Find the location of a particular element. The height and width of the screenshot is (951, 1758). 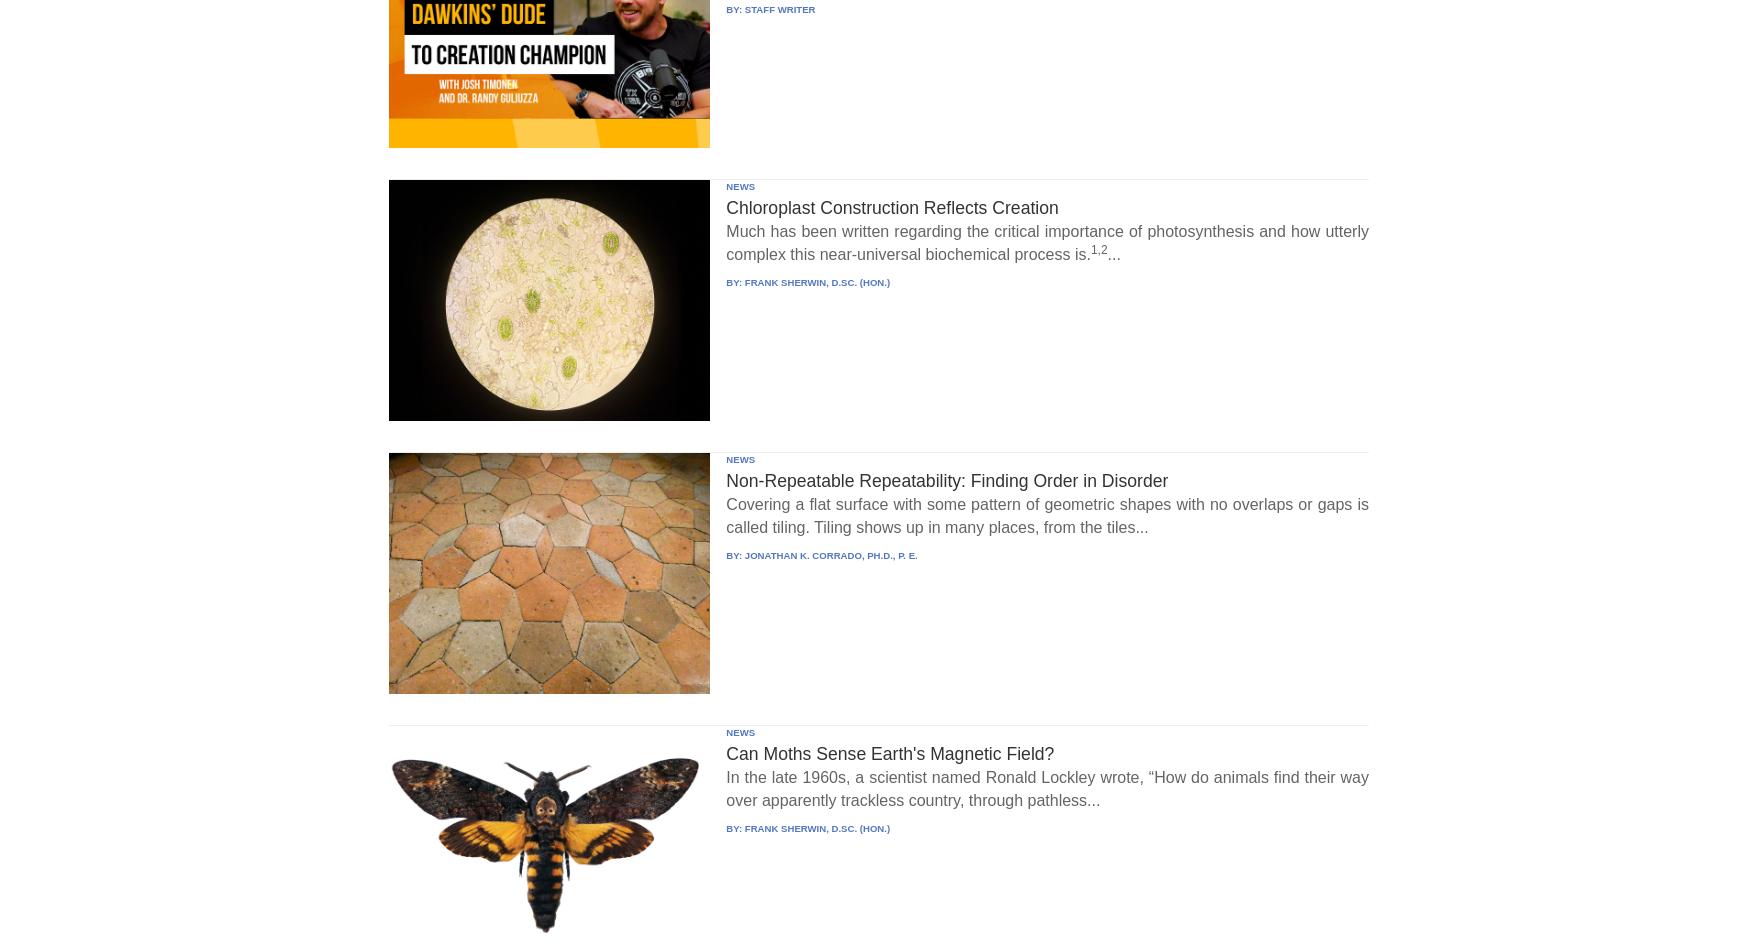

'Non-Repeatable Repeatability: Finding Order in Disorder' is located at coordinates (947, 478).